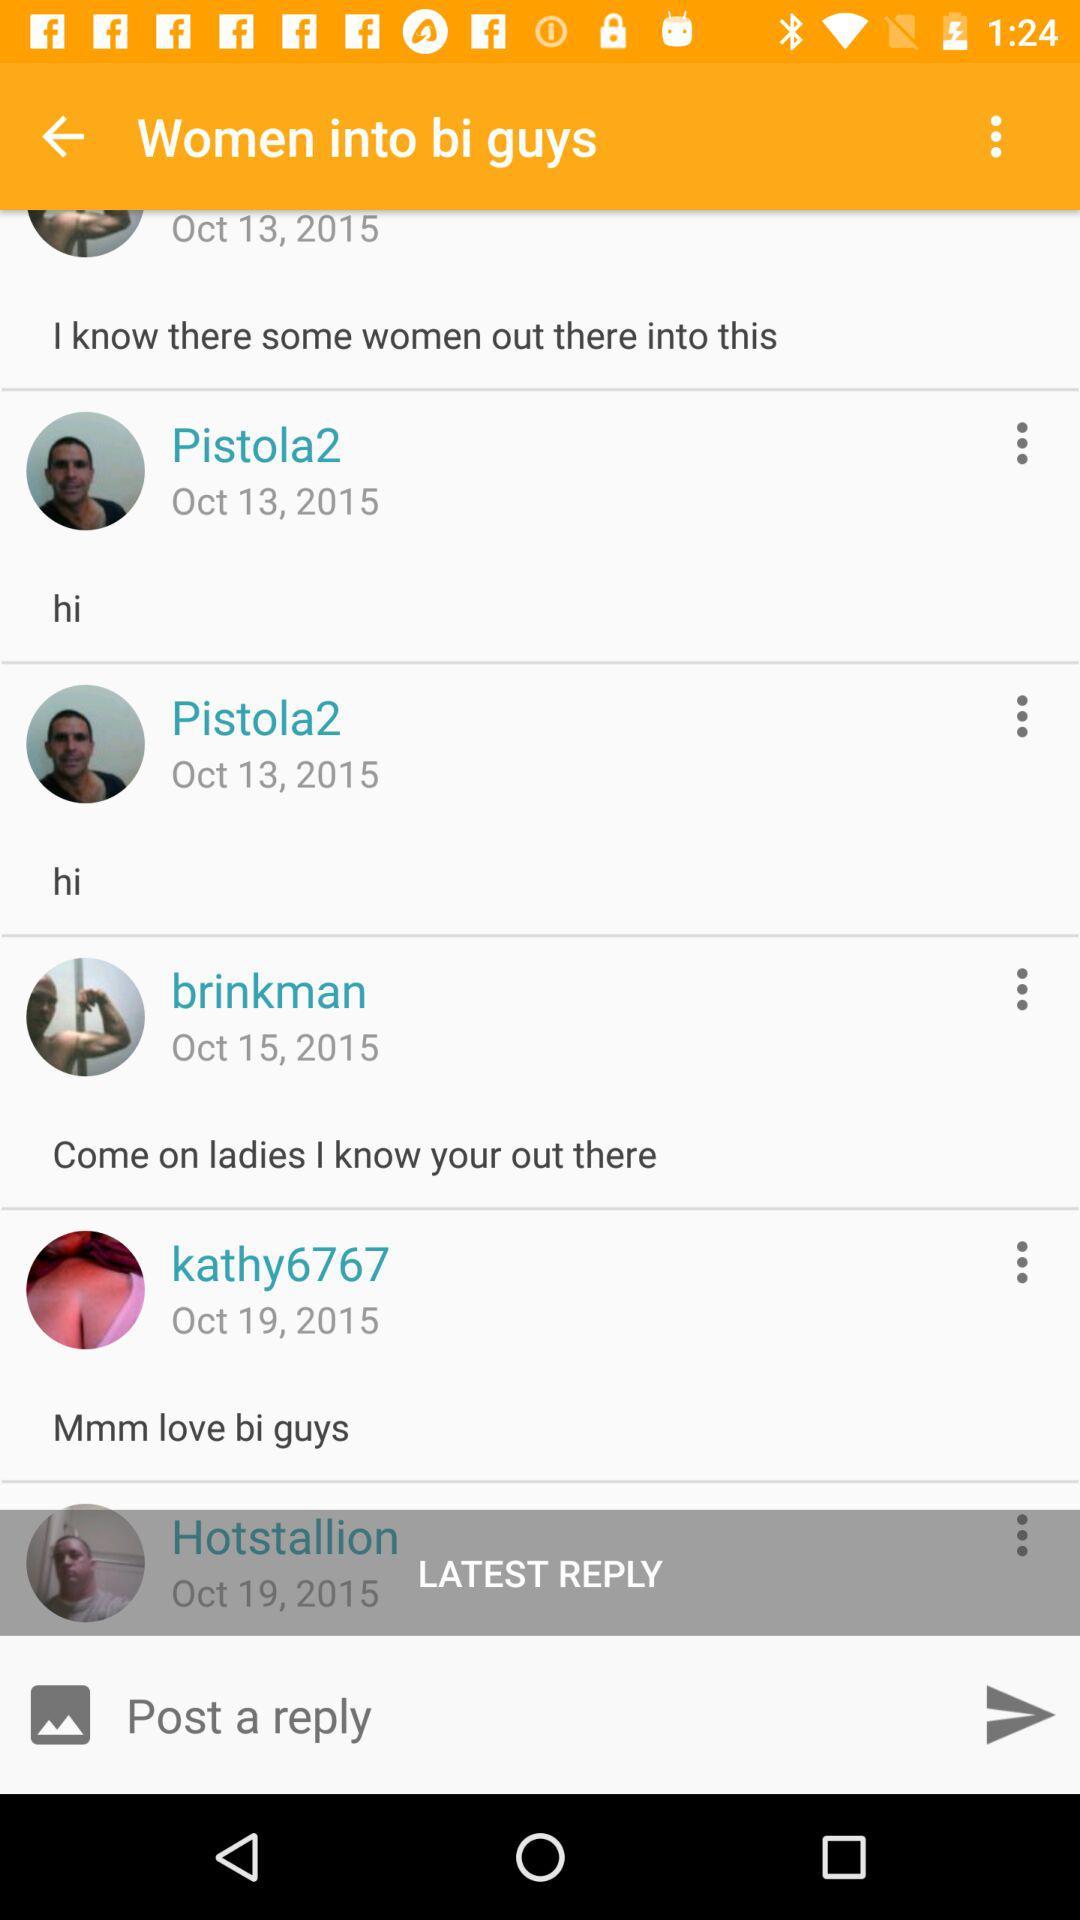 This screenshot has height=1920, width=1080. Describe the element at coordinates (1019, 1713) in the screenshot. I see `post reply` at that location.